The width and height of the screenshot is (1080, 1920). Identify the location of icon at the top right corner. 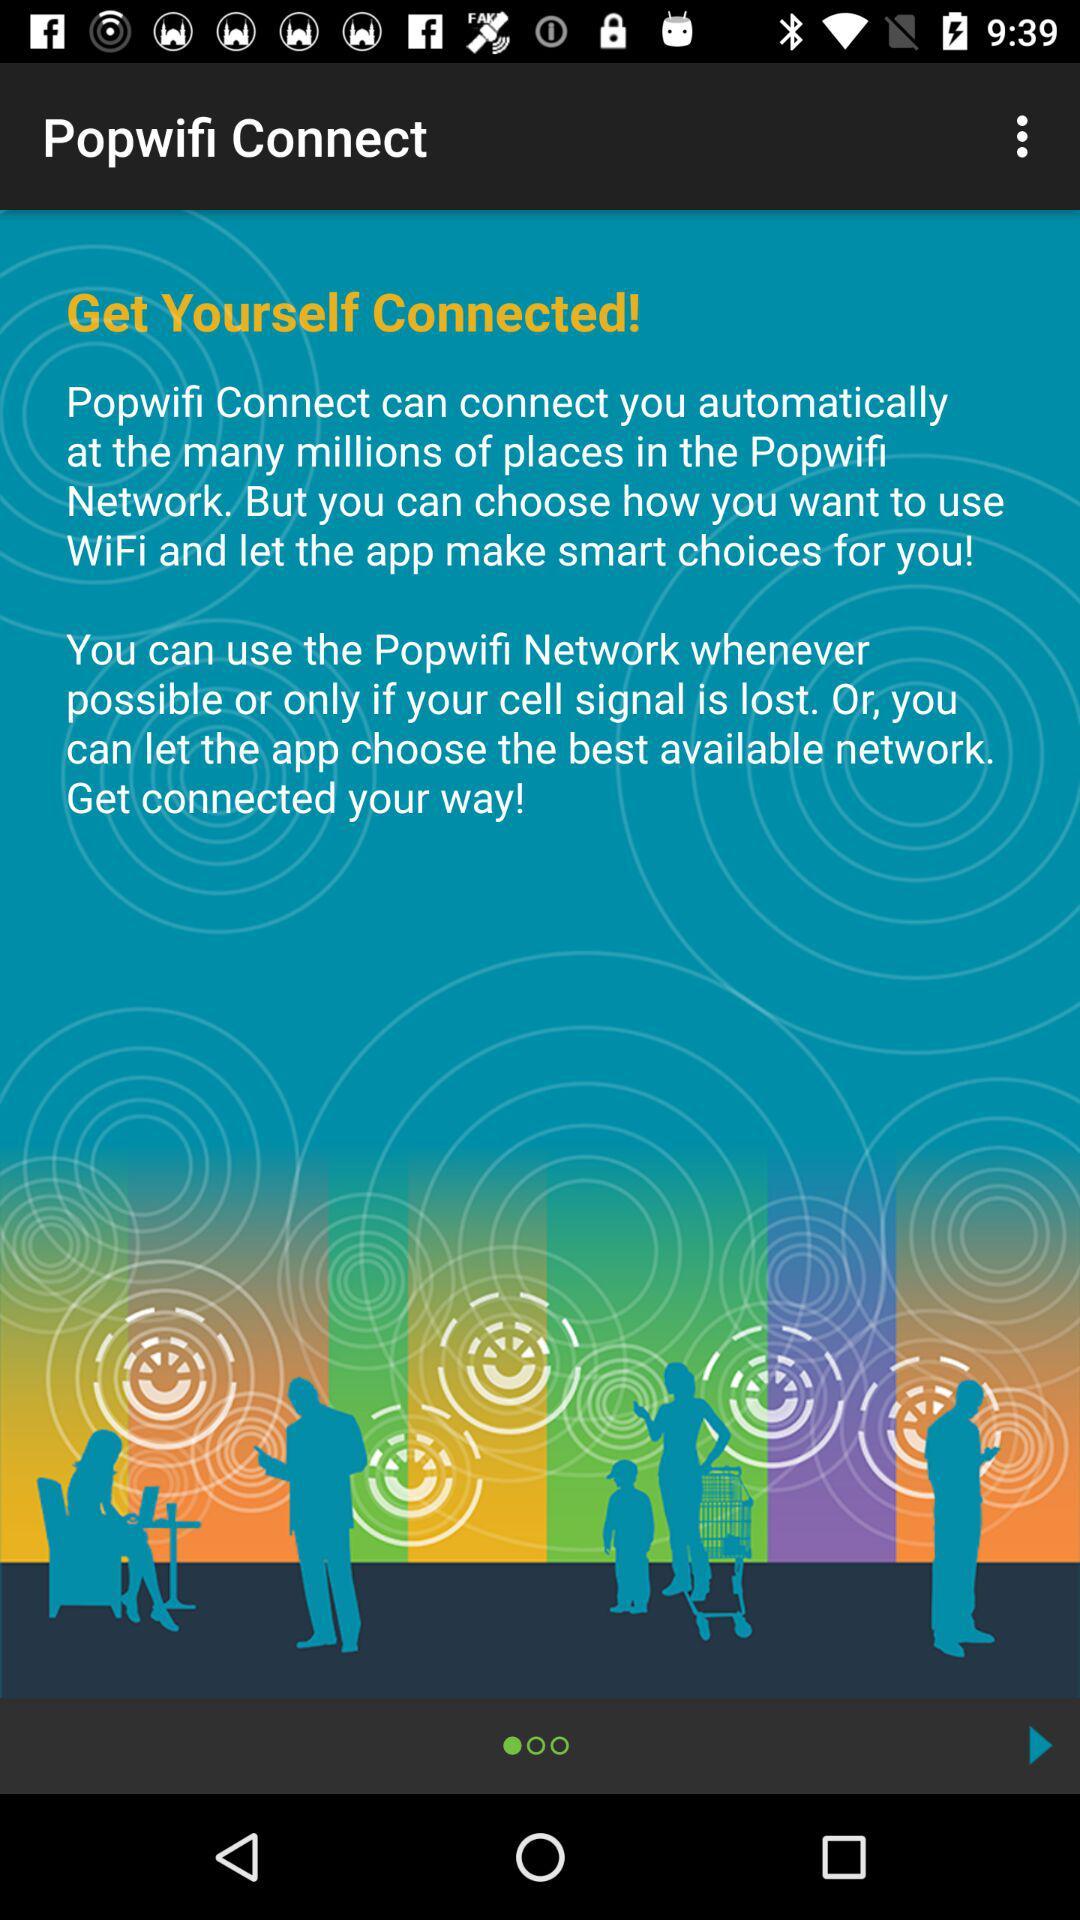
(1027, 135).